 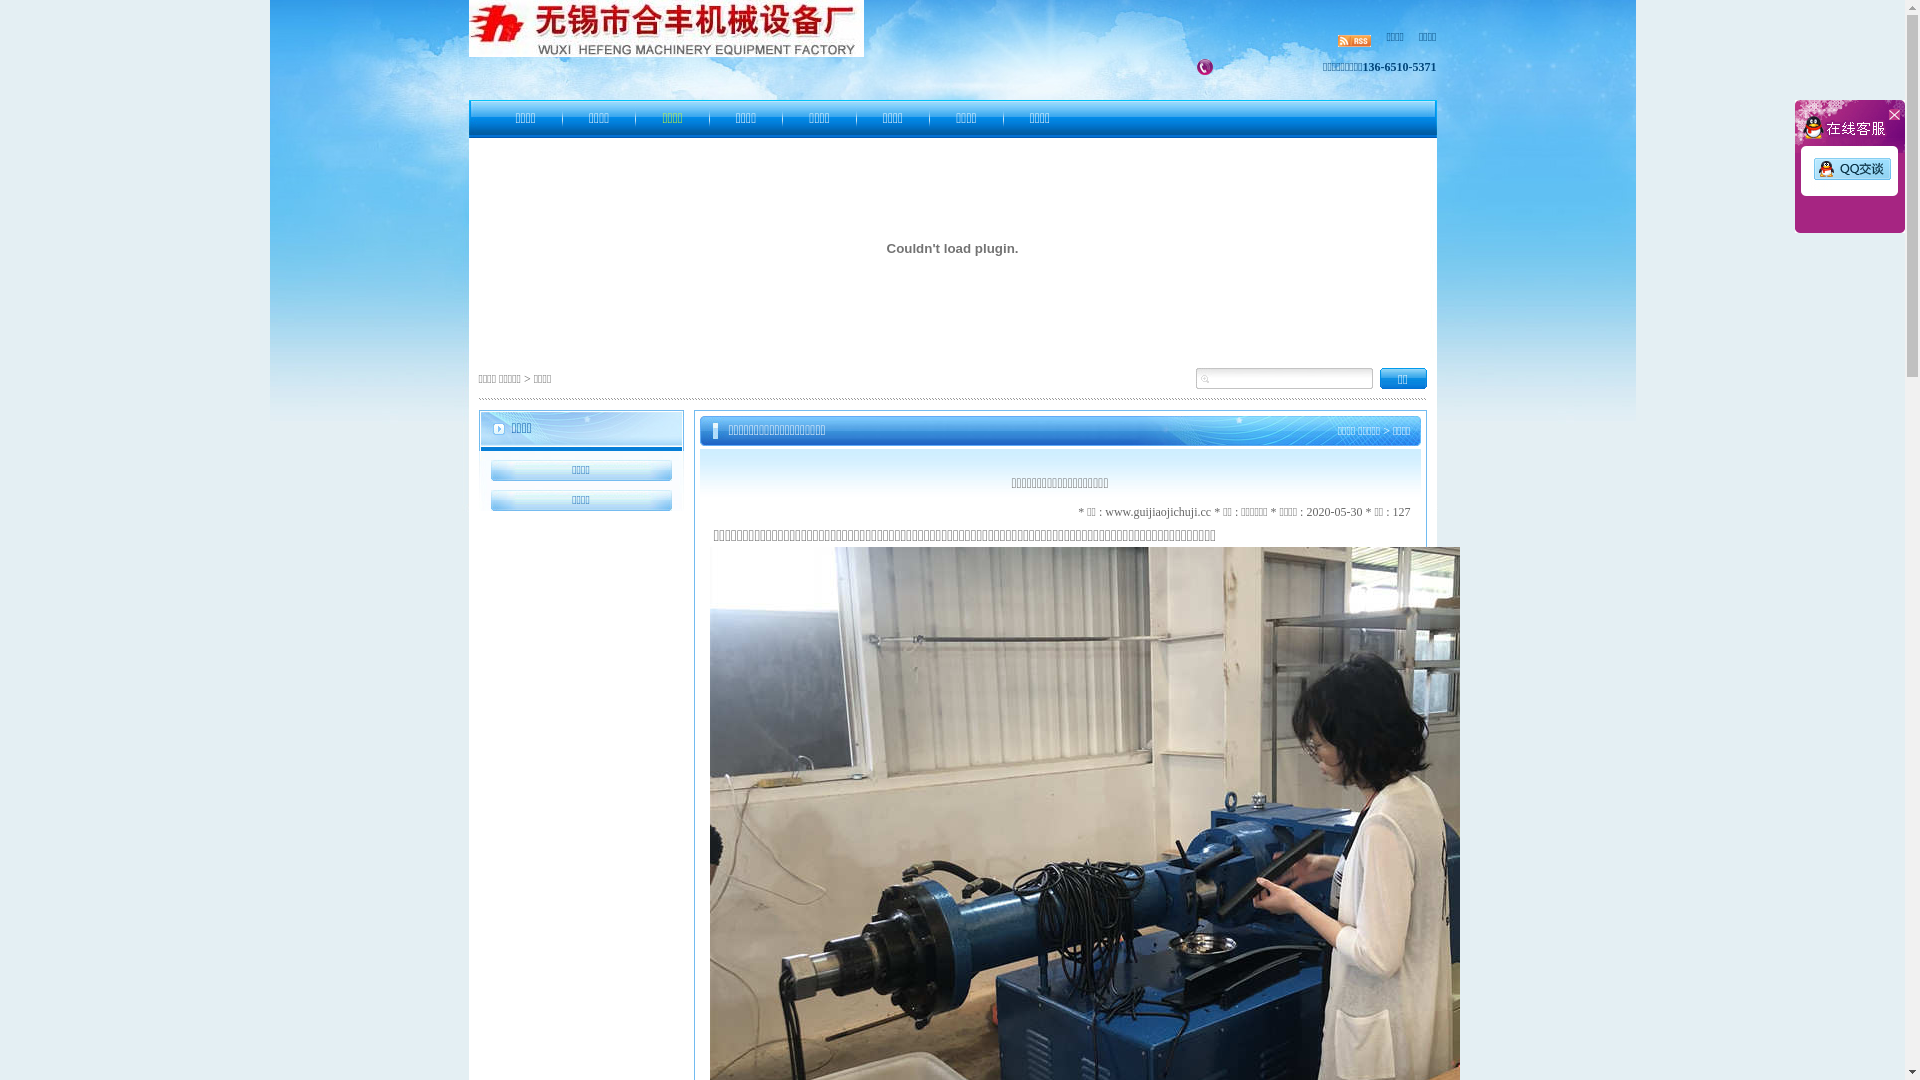 What do you see at coordinates (1891, 111) in the screenshot?
I see `' '` at bounding box center [1891, 111].